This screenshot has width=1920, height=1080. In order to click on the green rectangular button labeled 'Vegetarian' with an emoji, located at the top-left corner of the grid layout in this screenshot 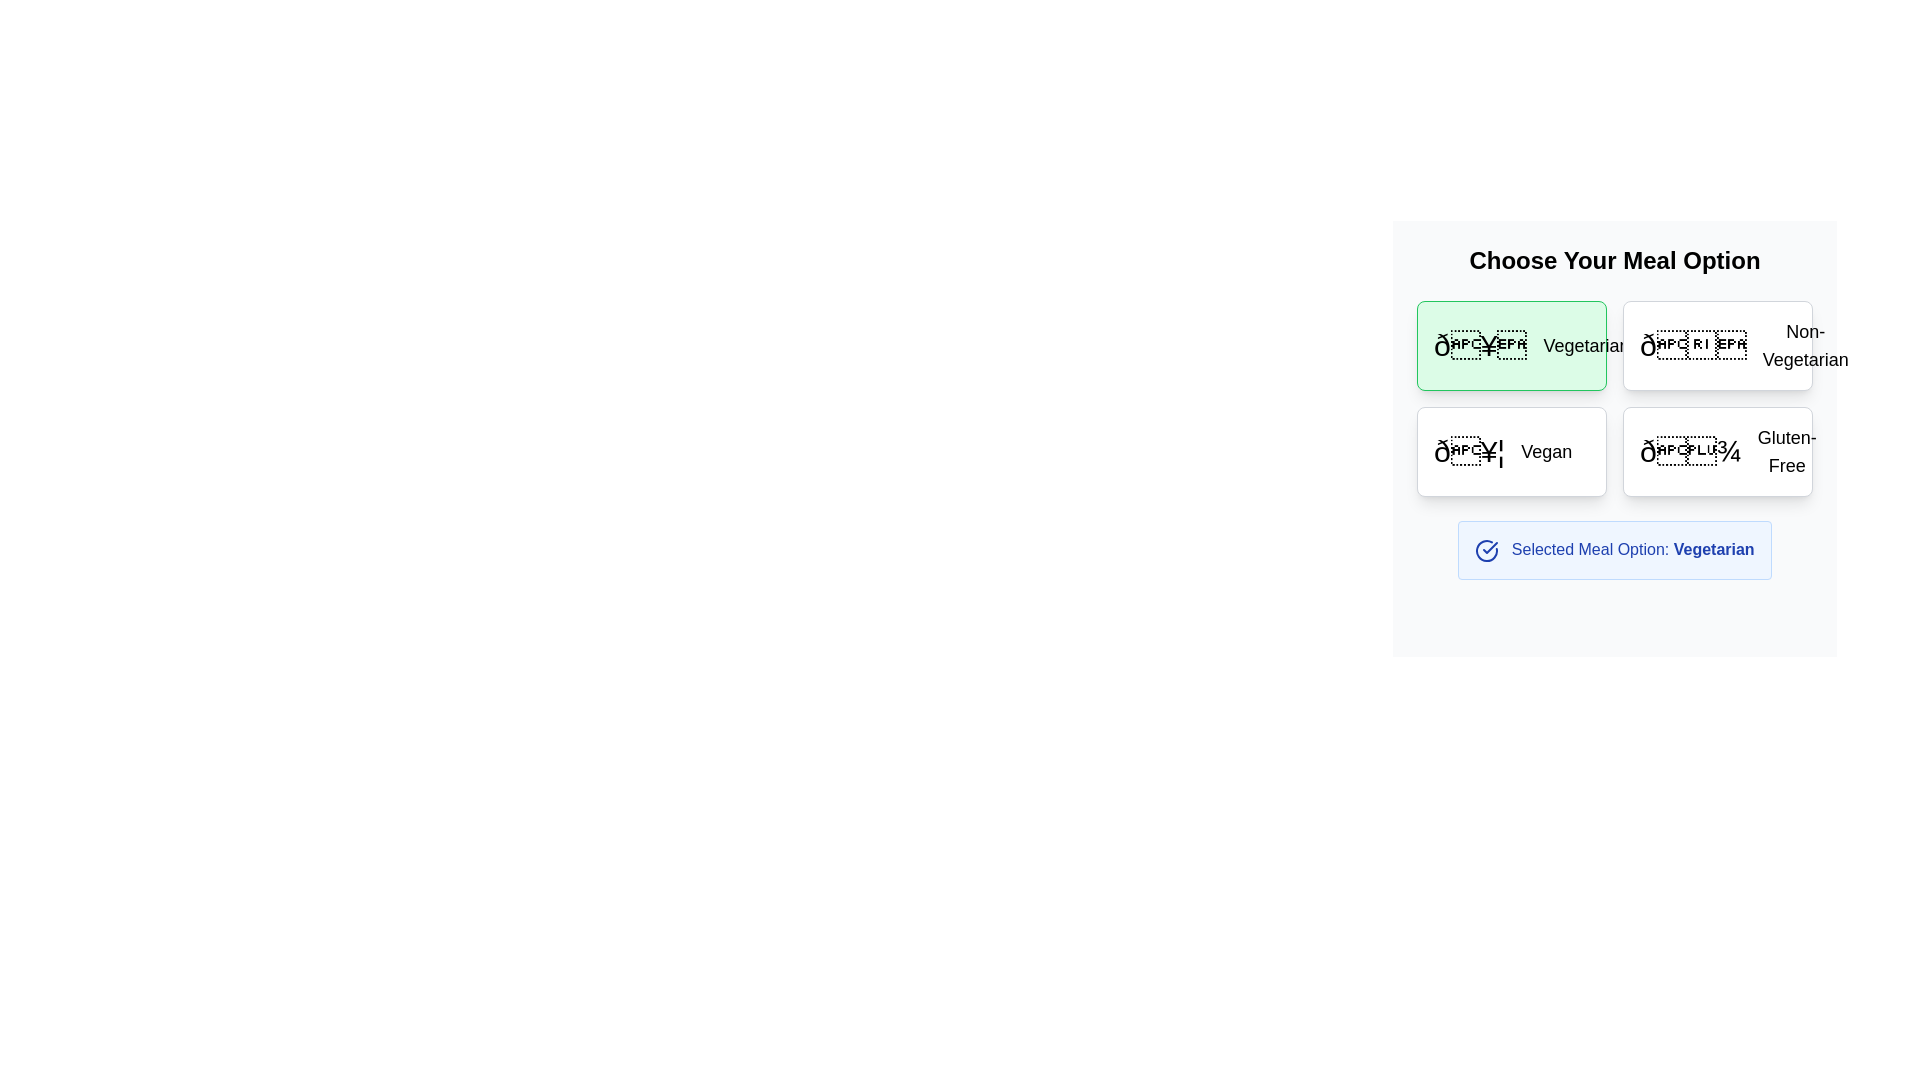, I will do `click(1512, 345)`.